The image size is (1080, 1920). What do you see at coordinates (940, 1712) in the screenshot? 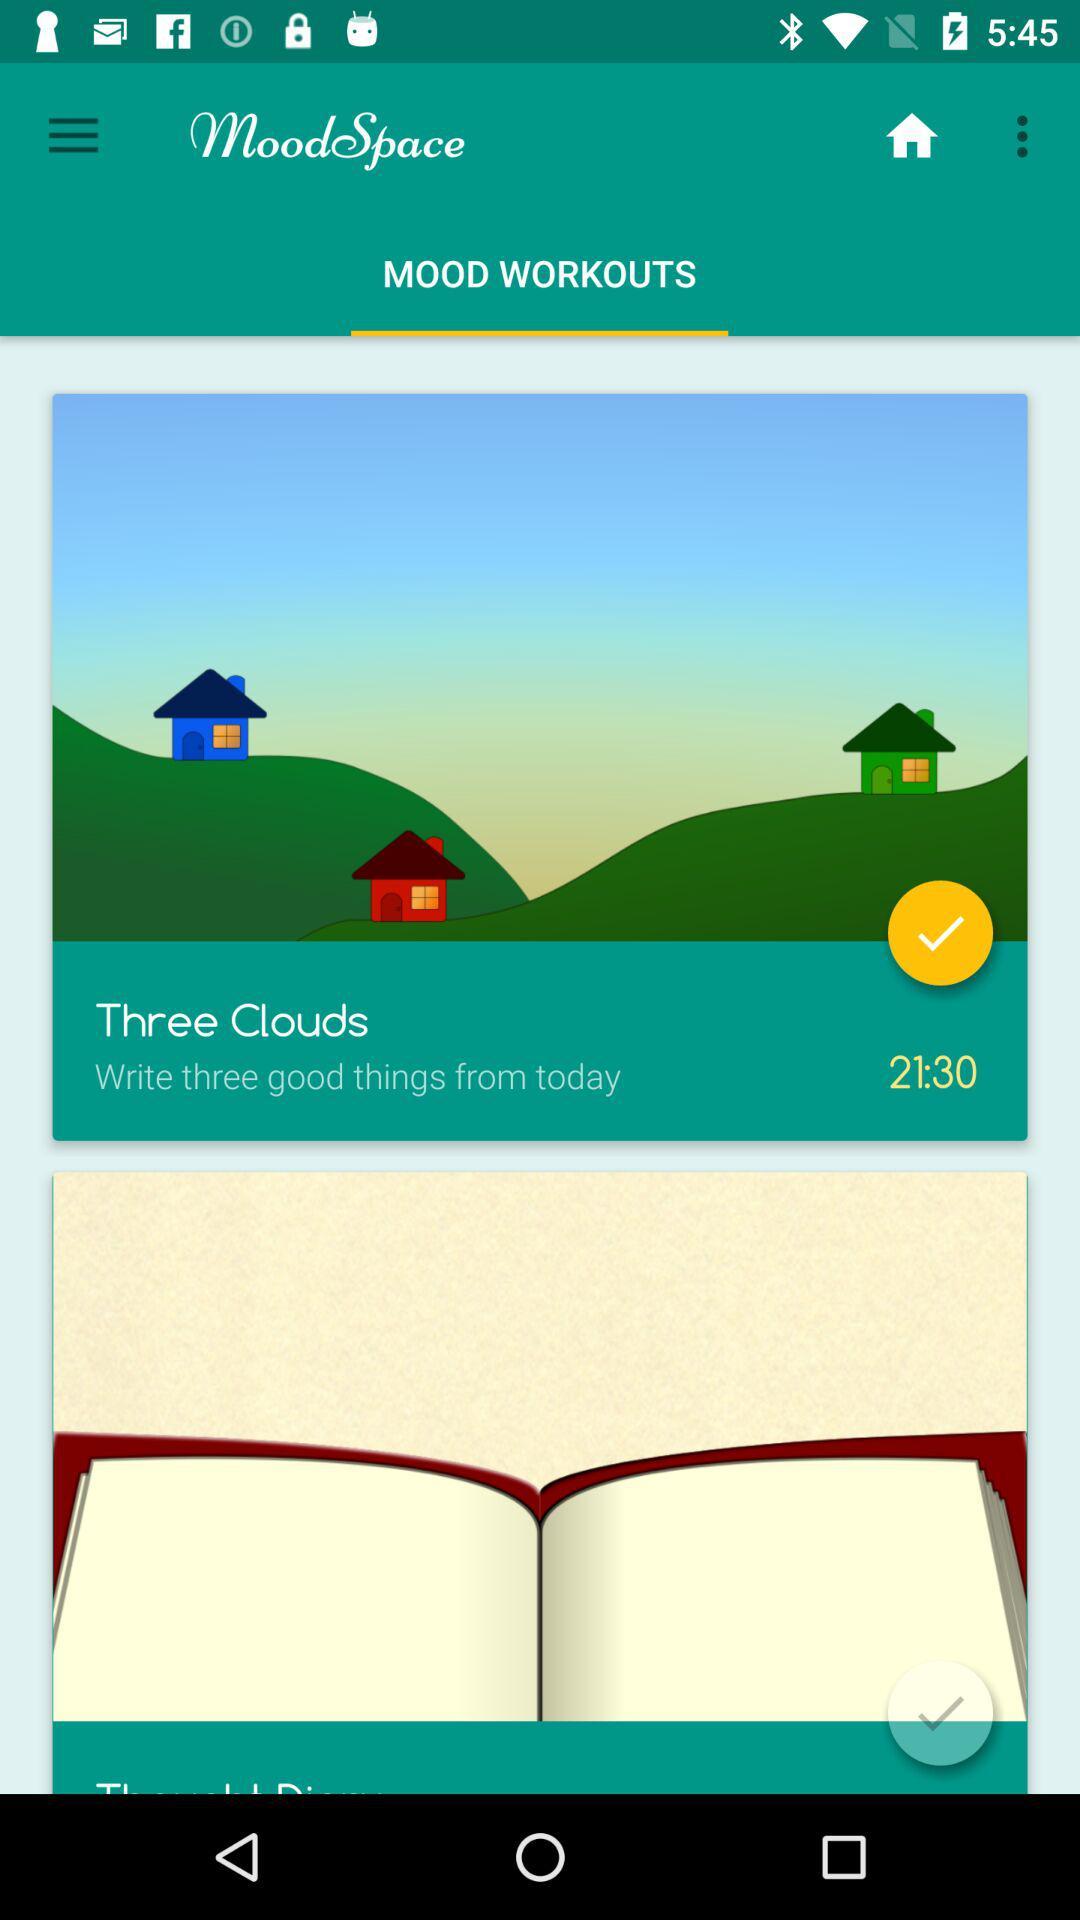
I see `finish the workout` at bounding box center [940, 1712].